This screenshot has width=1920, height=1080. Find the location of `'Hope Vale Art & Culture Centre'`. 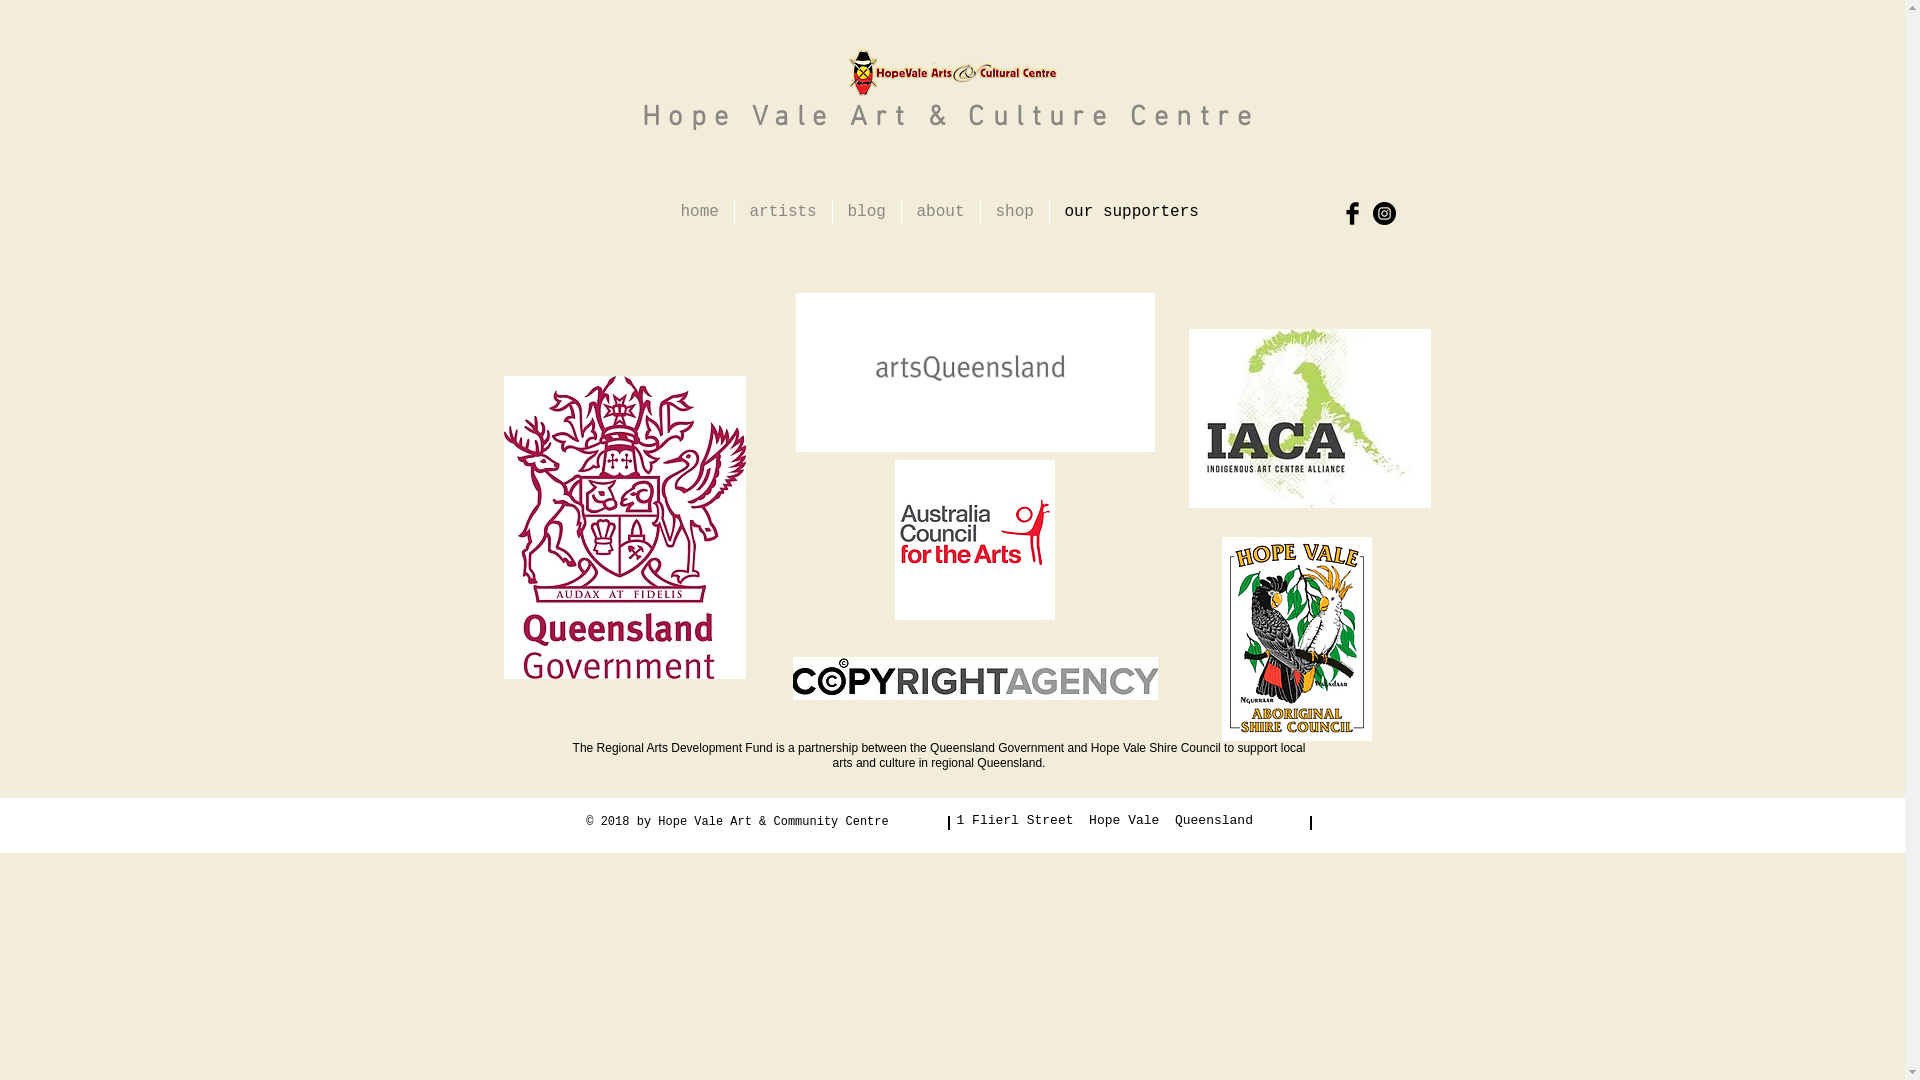

'Hope Vale Art & Culture Centre' is located at coordinates (949, 118).